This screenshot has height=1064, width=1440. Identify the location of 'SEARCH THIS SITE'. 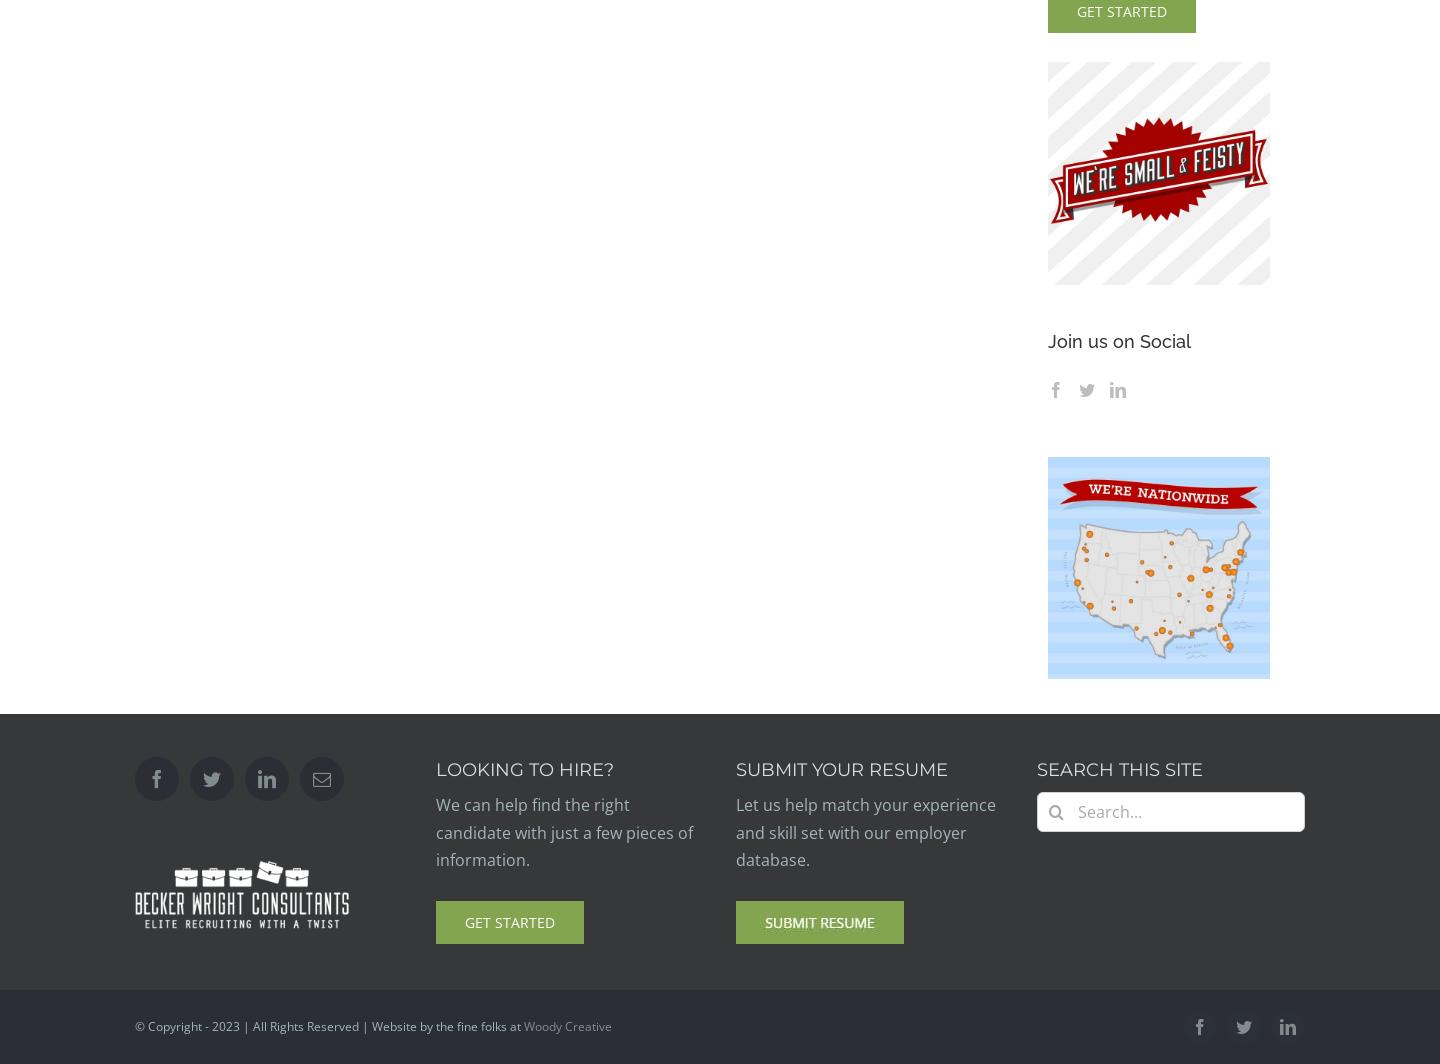
(1118, 770).